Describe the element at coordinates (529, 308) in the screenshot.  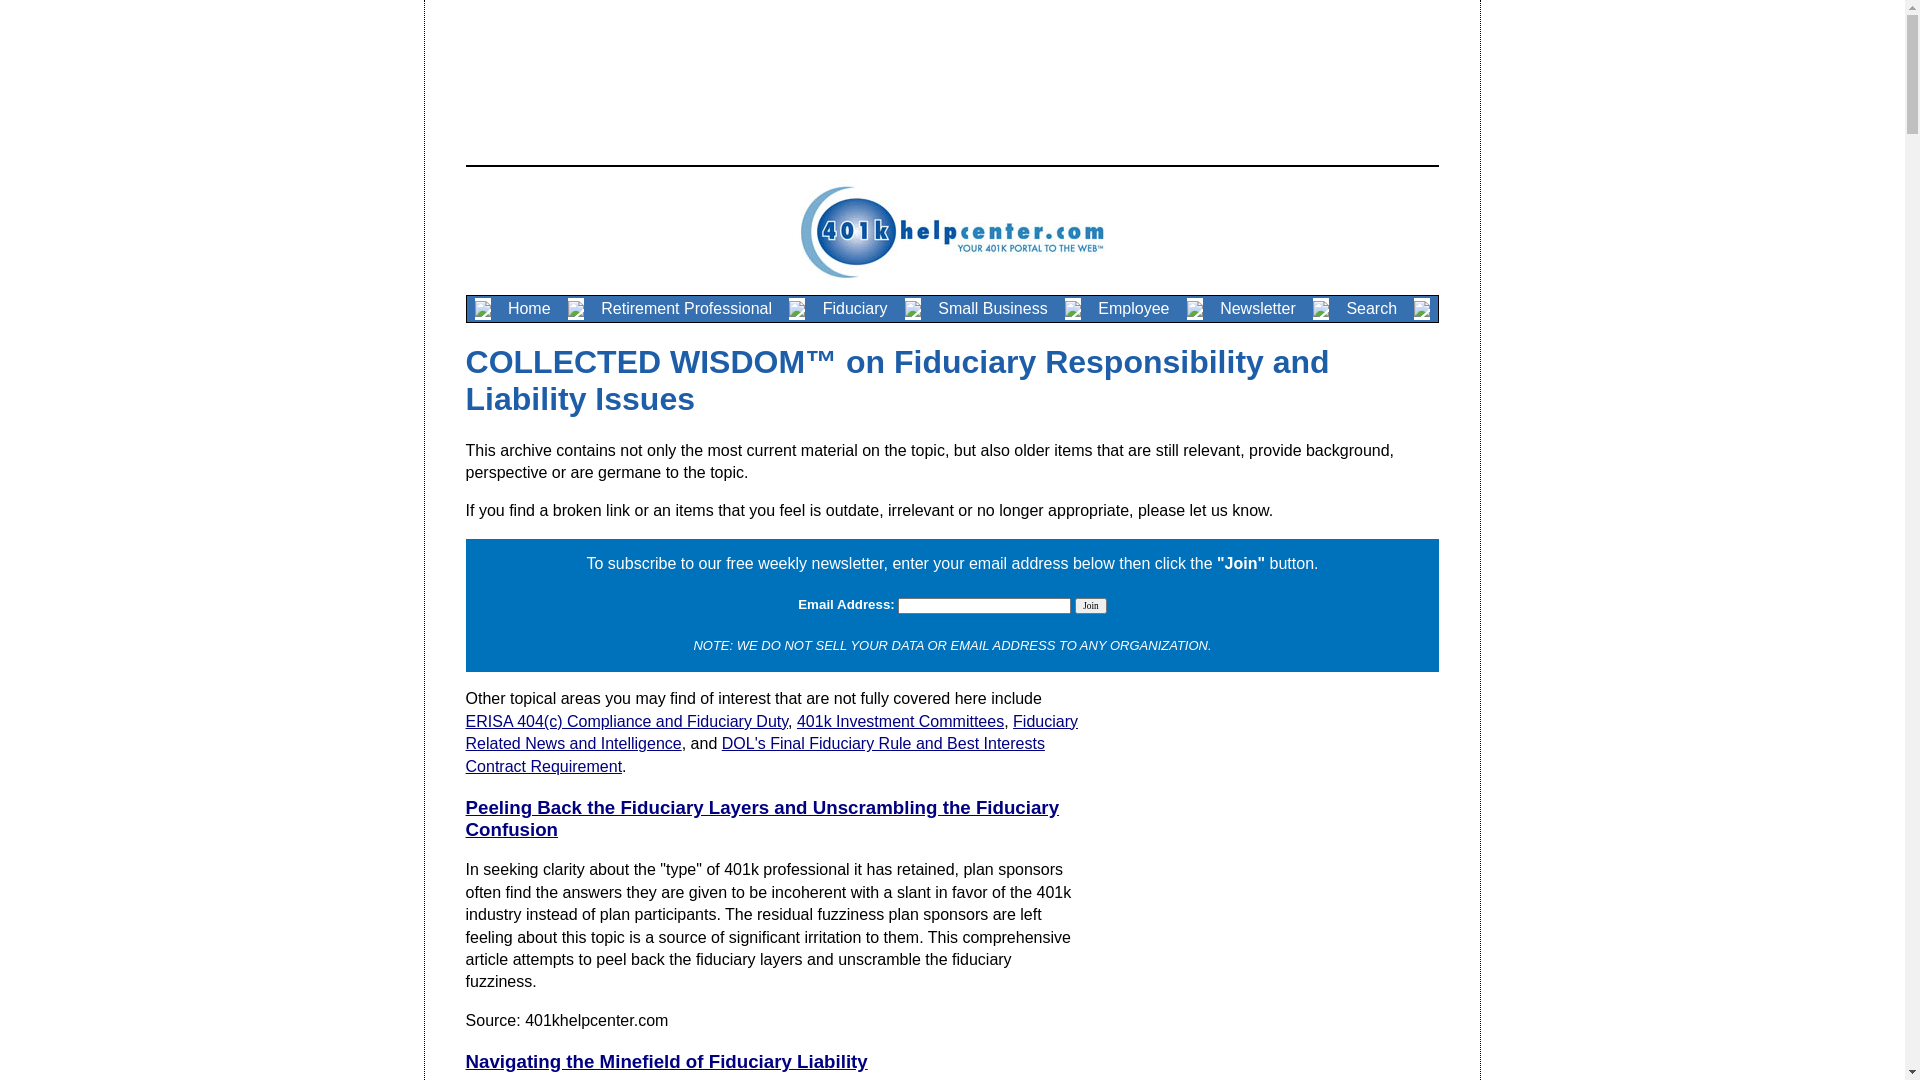
I see `'   Home   '` at that location.